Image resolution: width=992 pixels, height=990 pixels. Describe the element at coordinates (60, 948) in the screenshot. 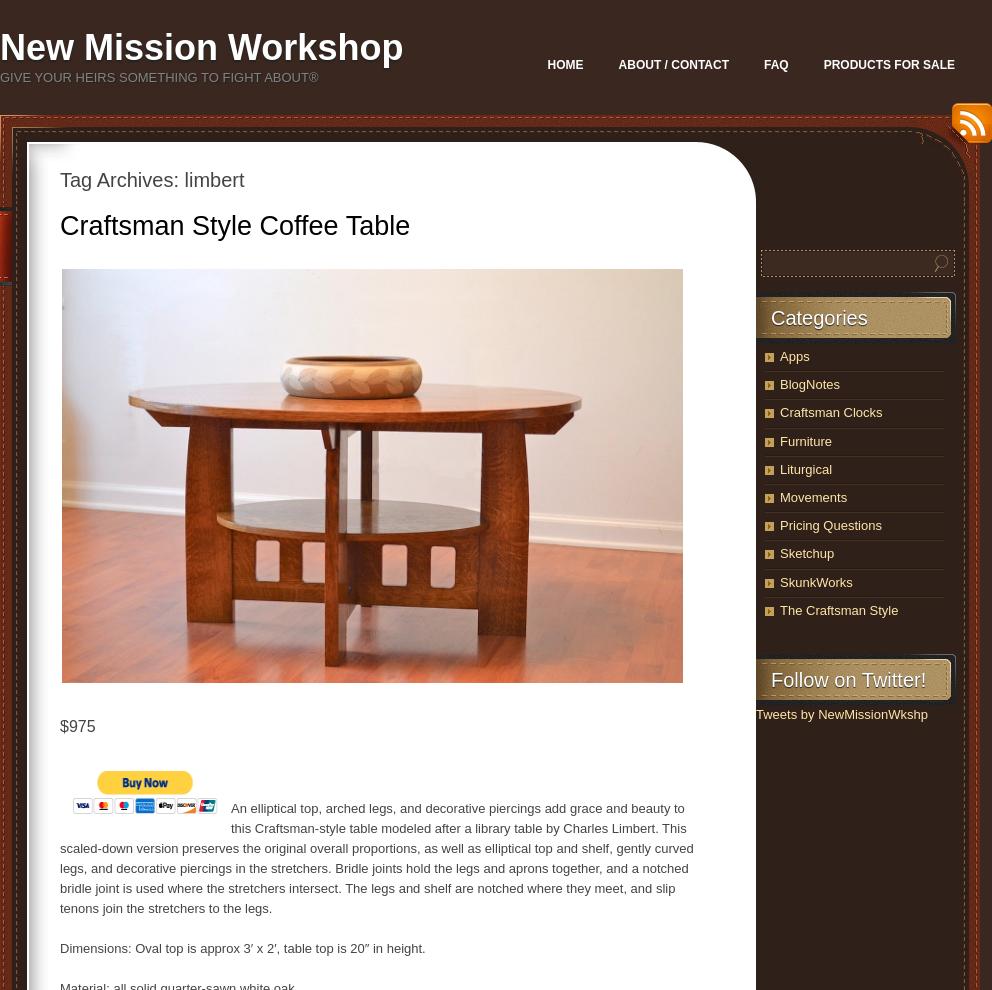

I see `'Dimensions: Oval top is approx 3′ x 2′, table top is 20″ in height.'` at that location.